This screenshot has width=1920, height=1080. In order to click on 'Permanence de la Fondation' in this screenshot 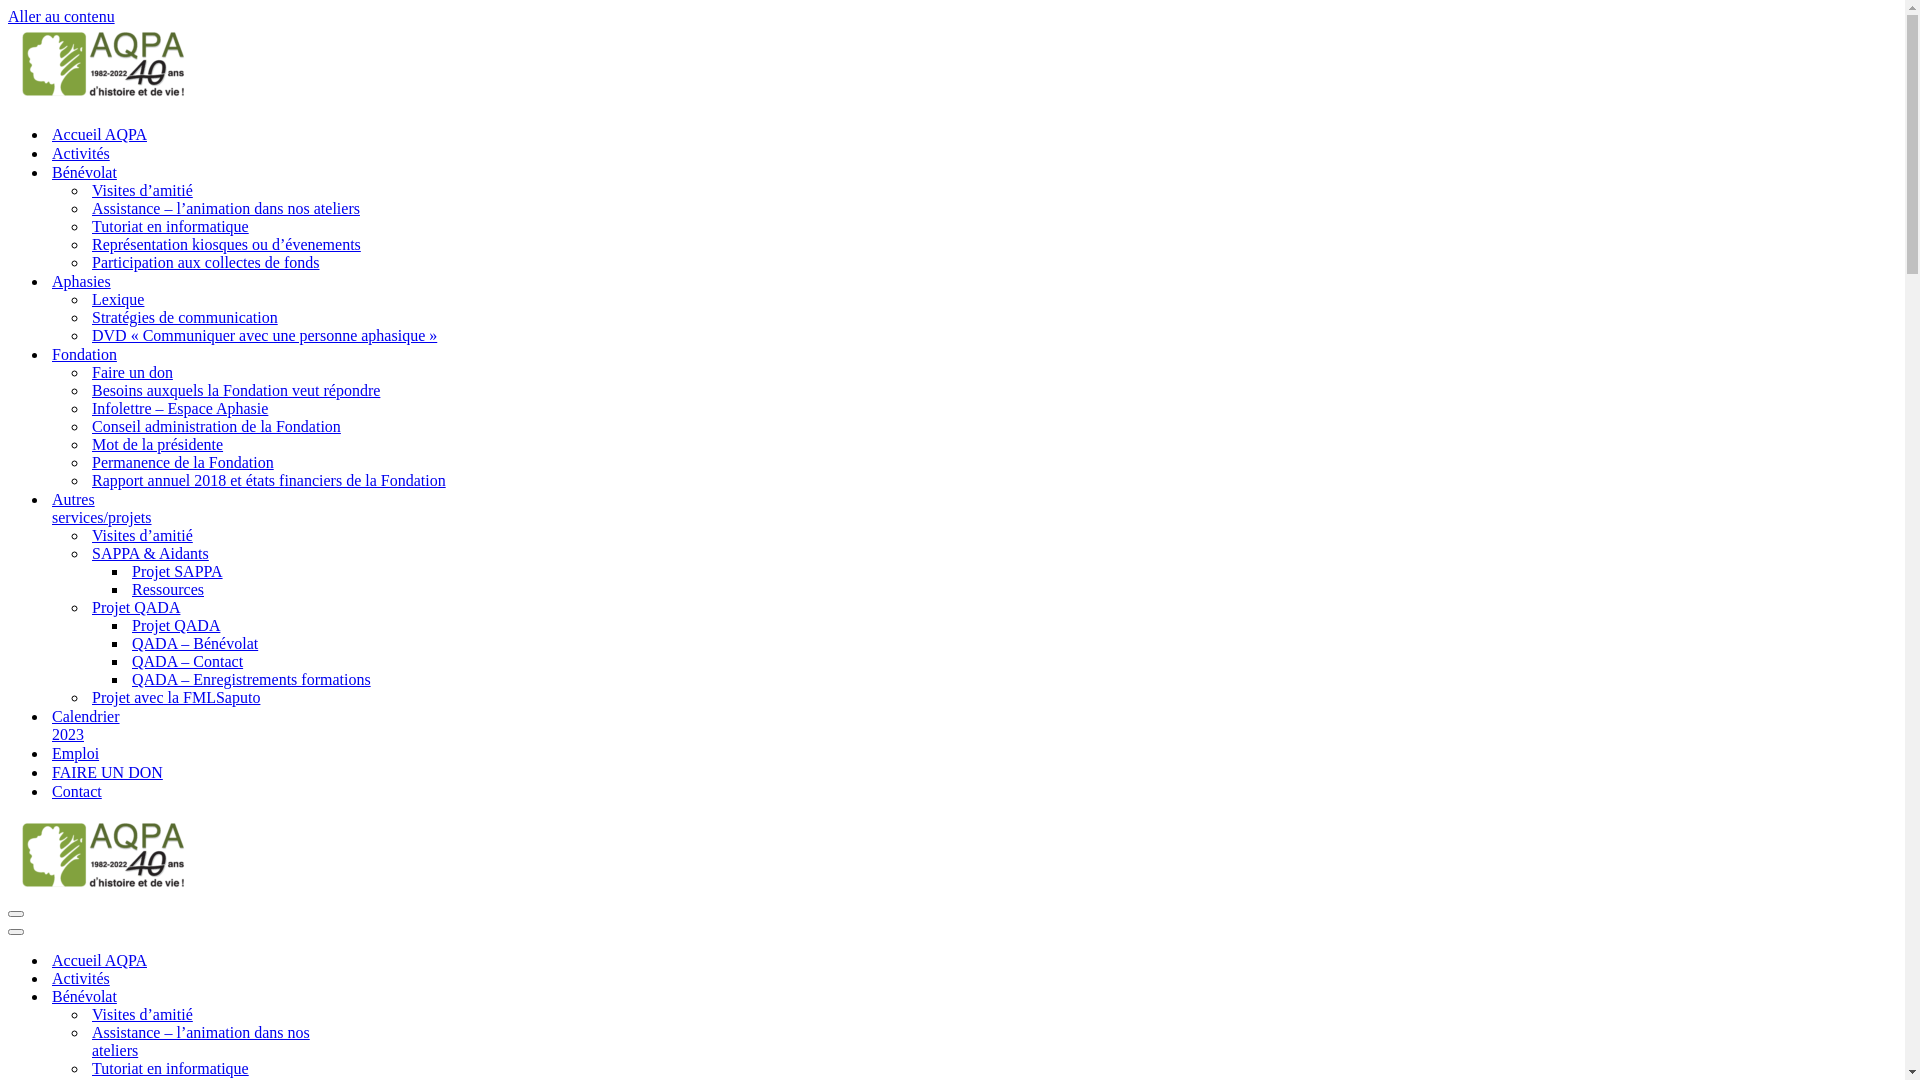, I will do `click(90, 462)`.